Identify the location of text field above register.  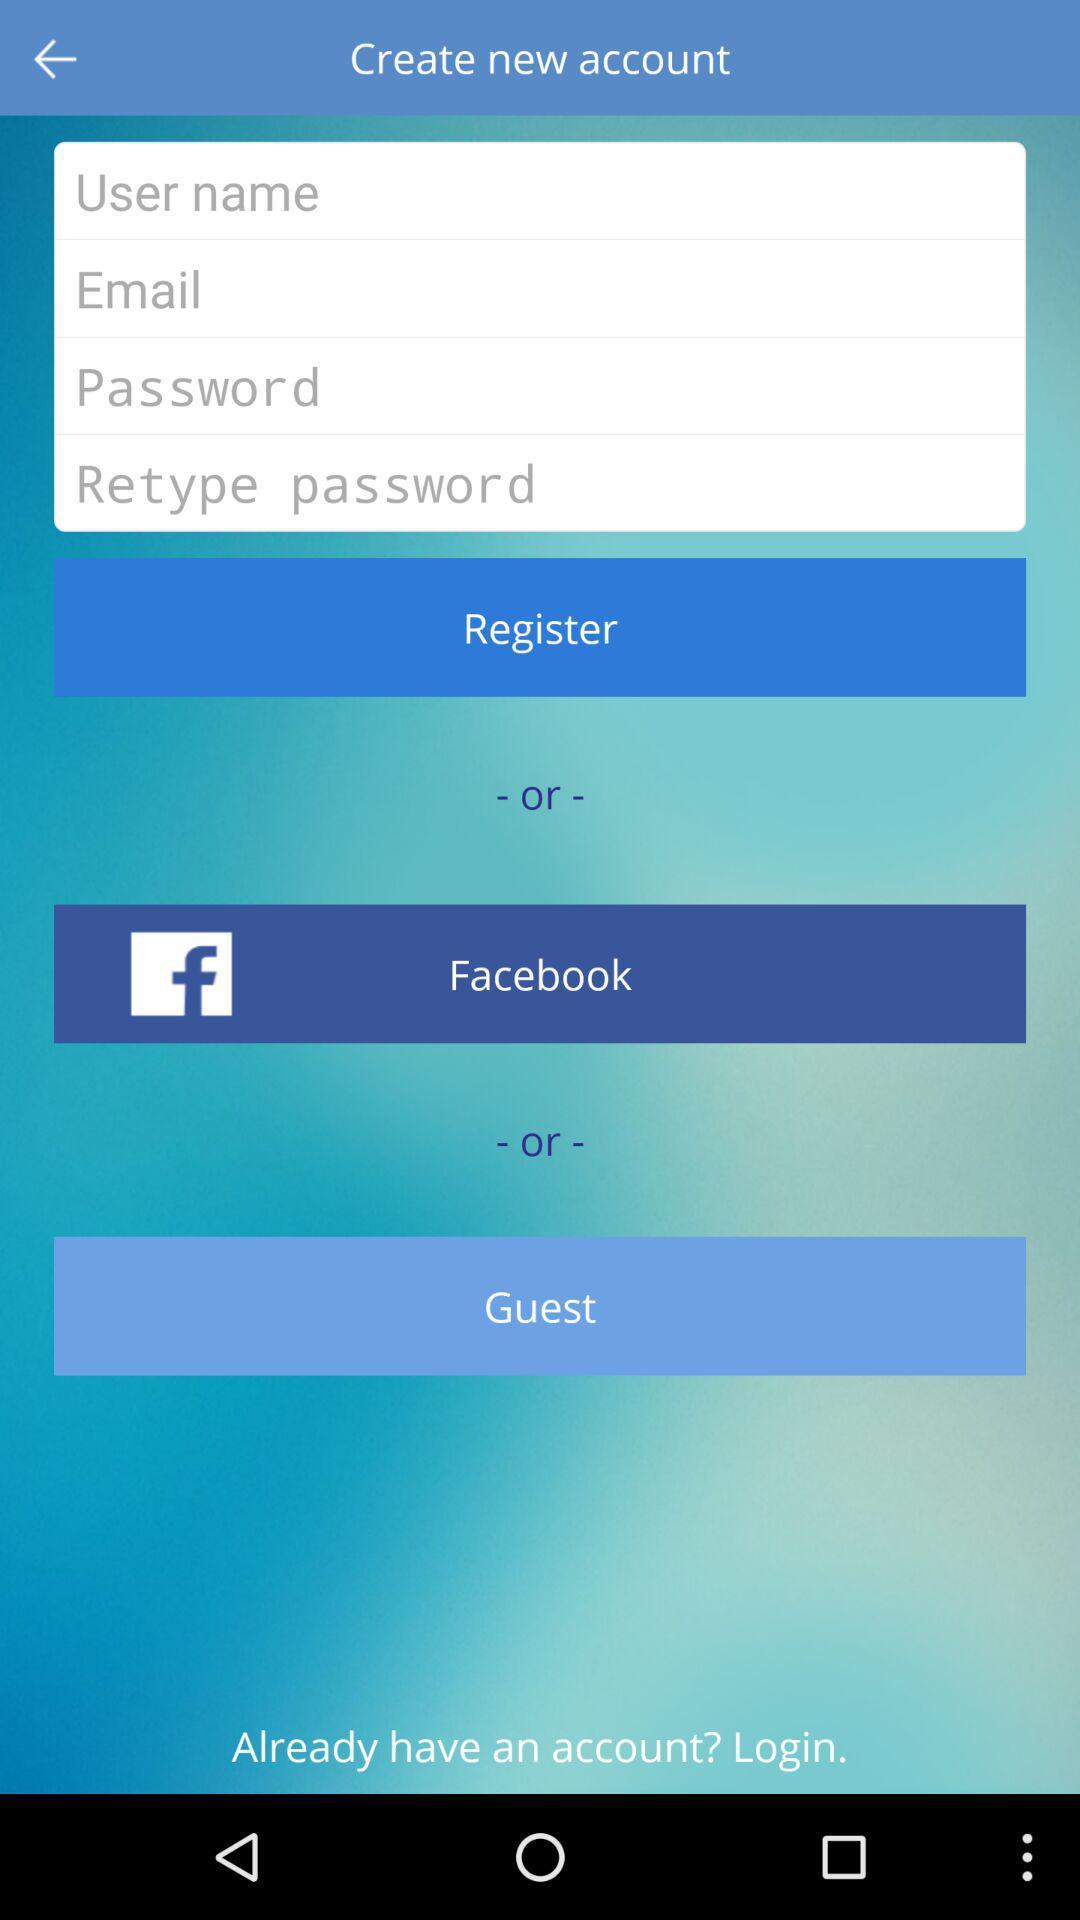
(540, 483).